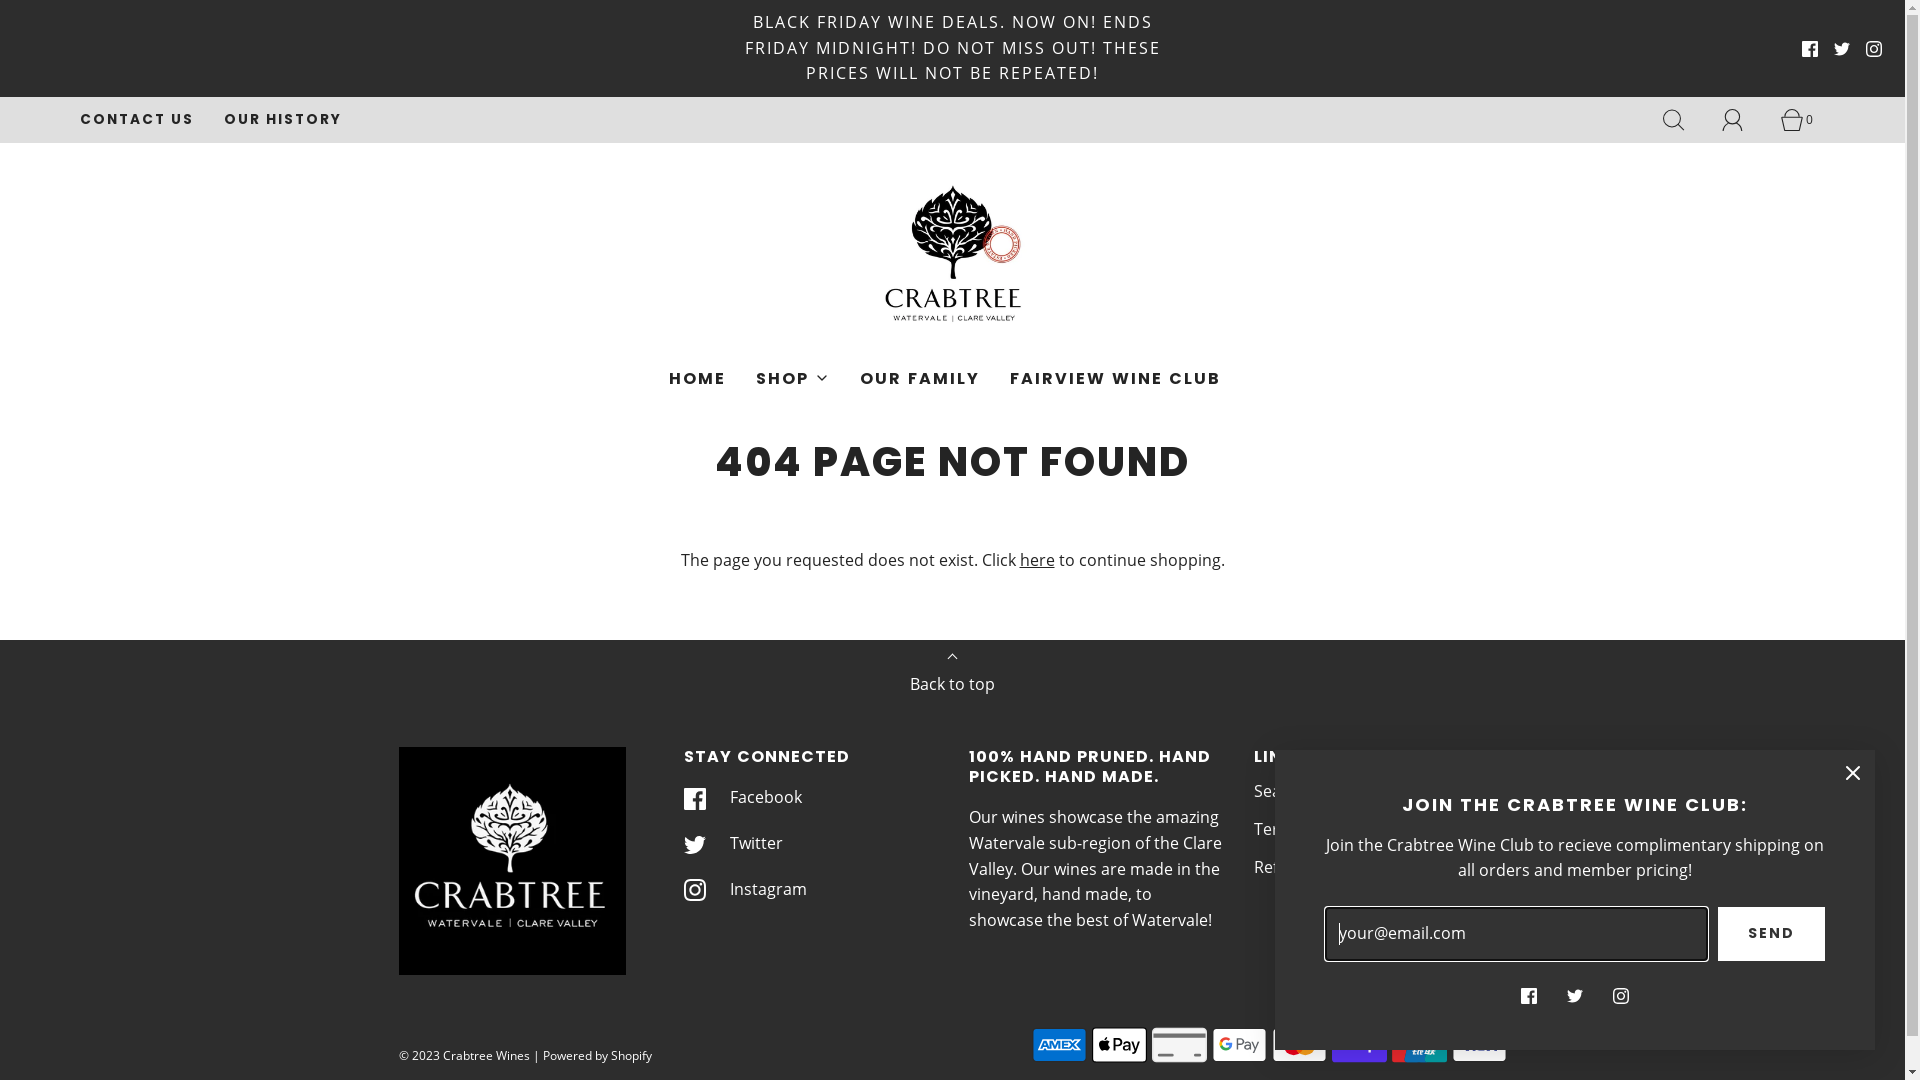  I want to click on 'INSTAGRAM ICON', so click(1865, 48).